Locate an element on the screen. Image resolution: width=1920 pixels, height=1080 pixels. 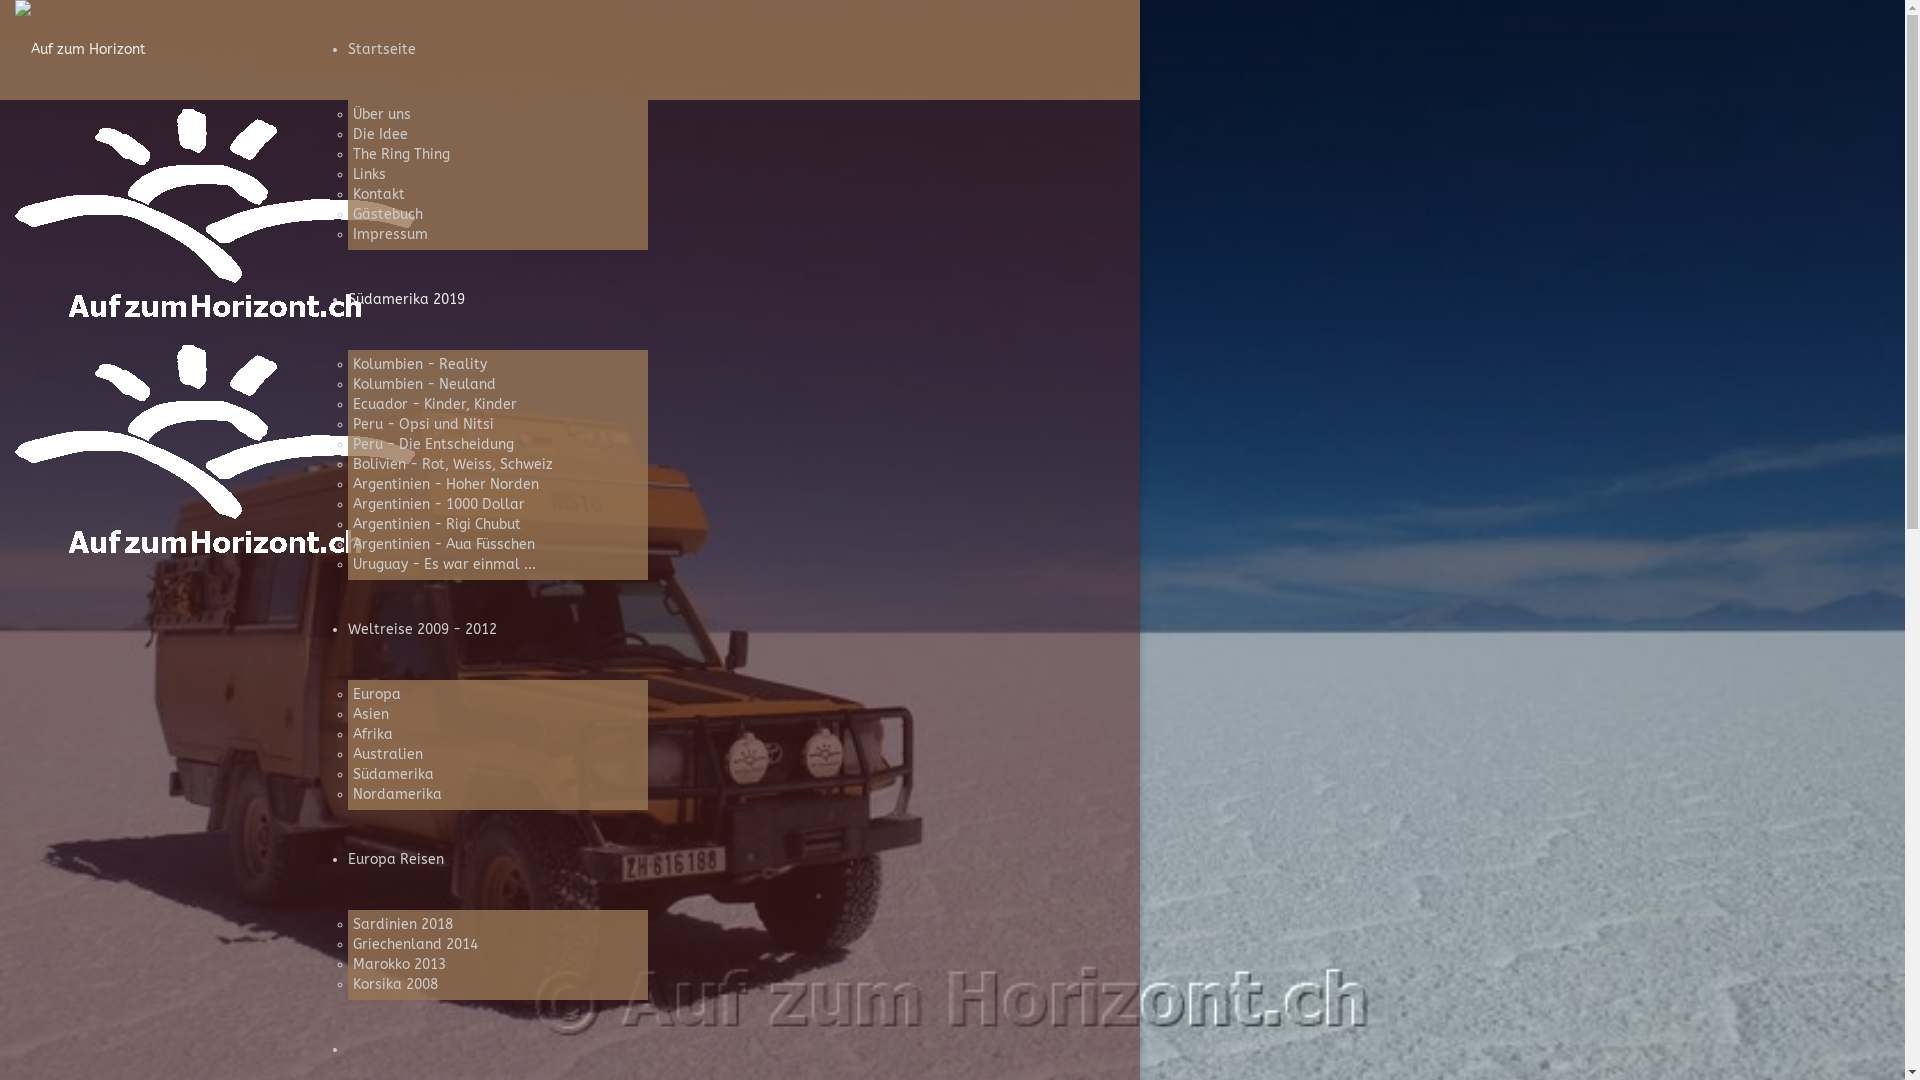
'The Ring Thing' is located at coordinates (400, 153).